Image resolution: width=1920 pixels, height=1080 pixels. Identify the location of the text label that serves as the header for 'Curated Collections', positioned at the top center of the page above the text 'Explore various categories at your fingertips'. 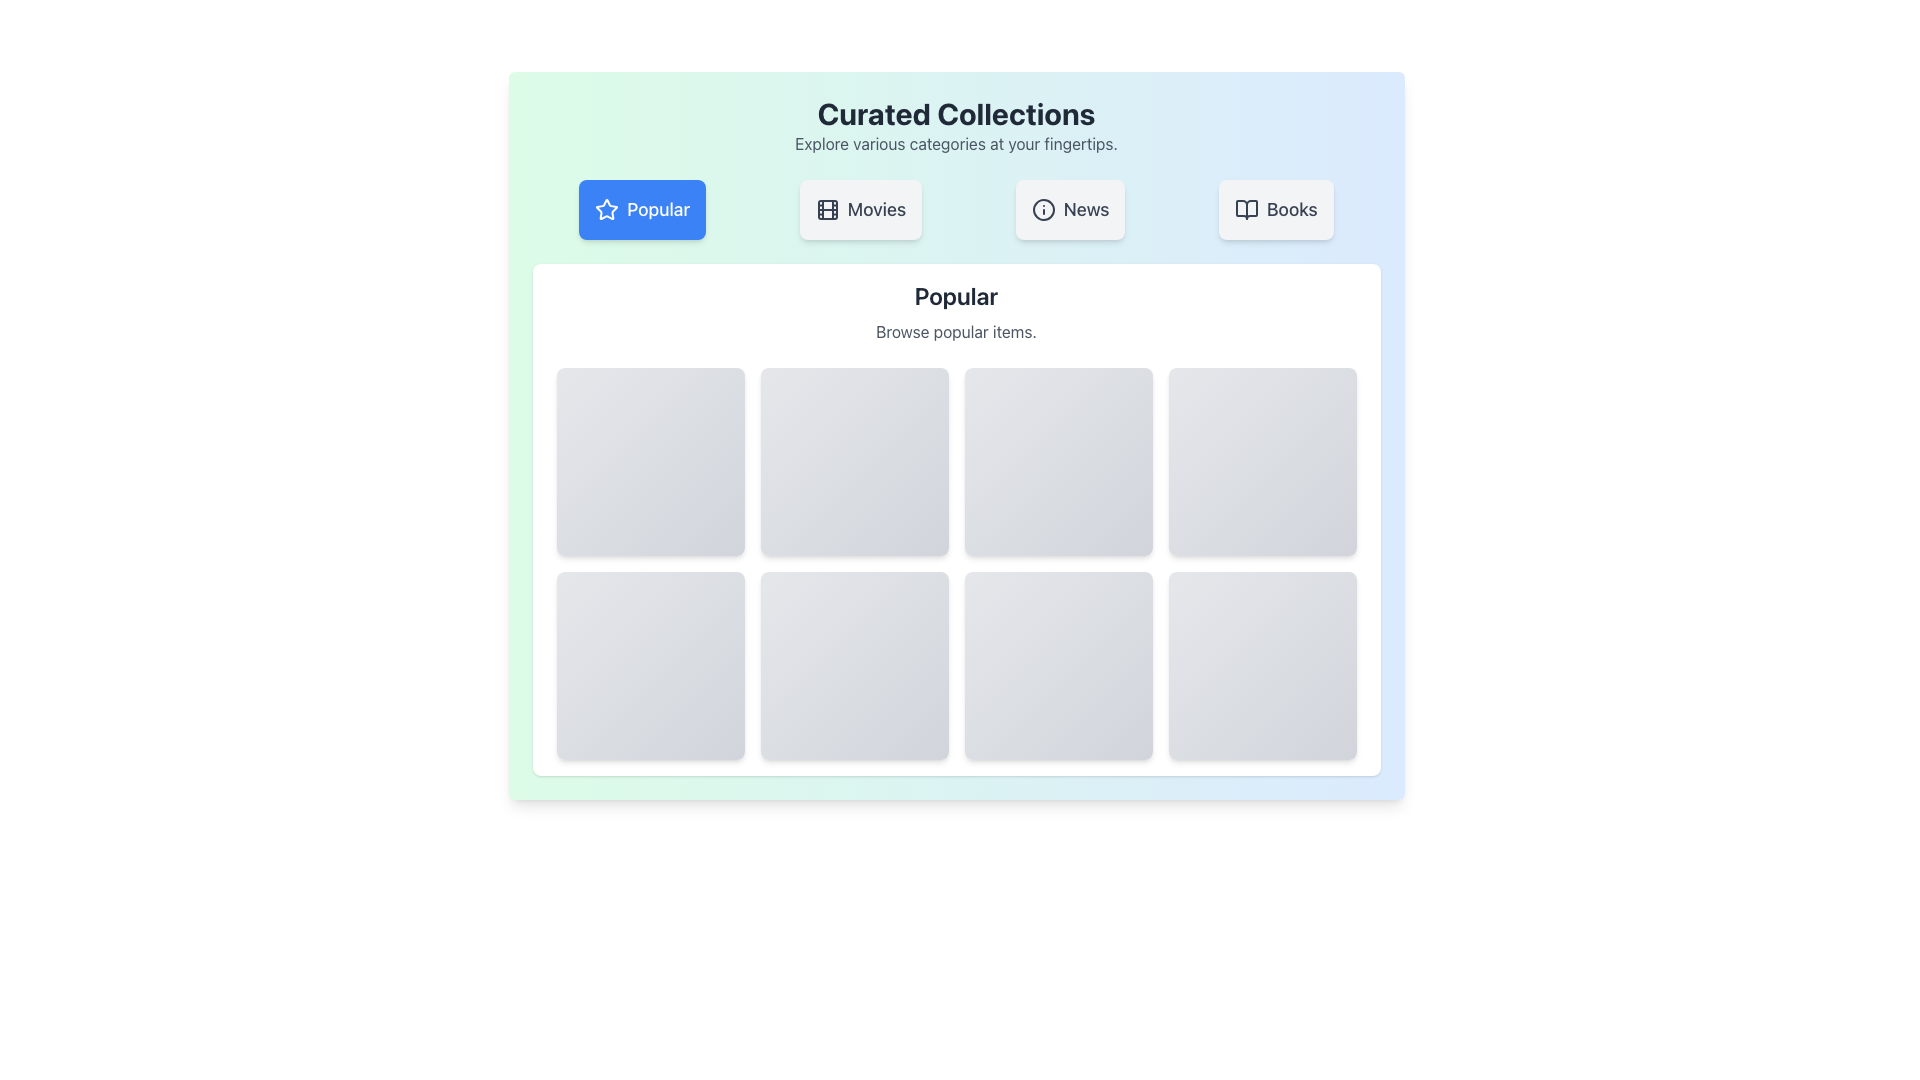
(955, 114).